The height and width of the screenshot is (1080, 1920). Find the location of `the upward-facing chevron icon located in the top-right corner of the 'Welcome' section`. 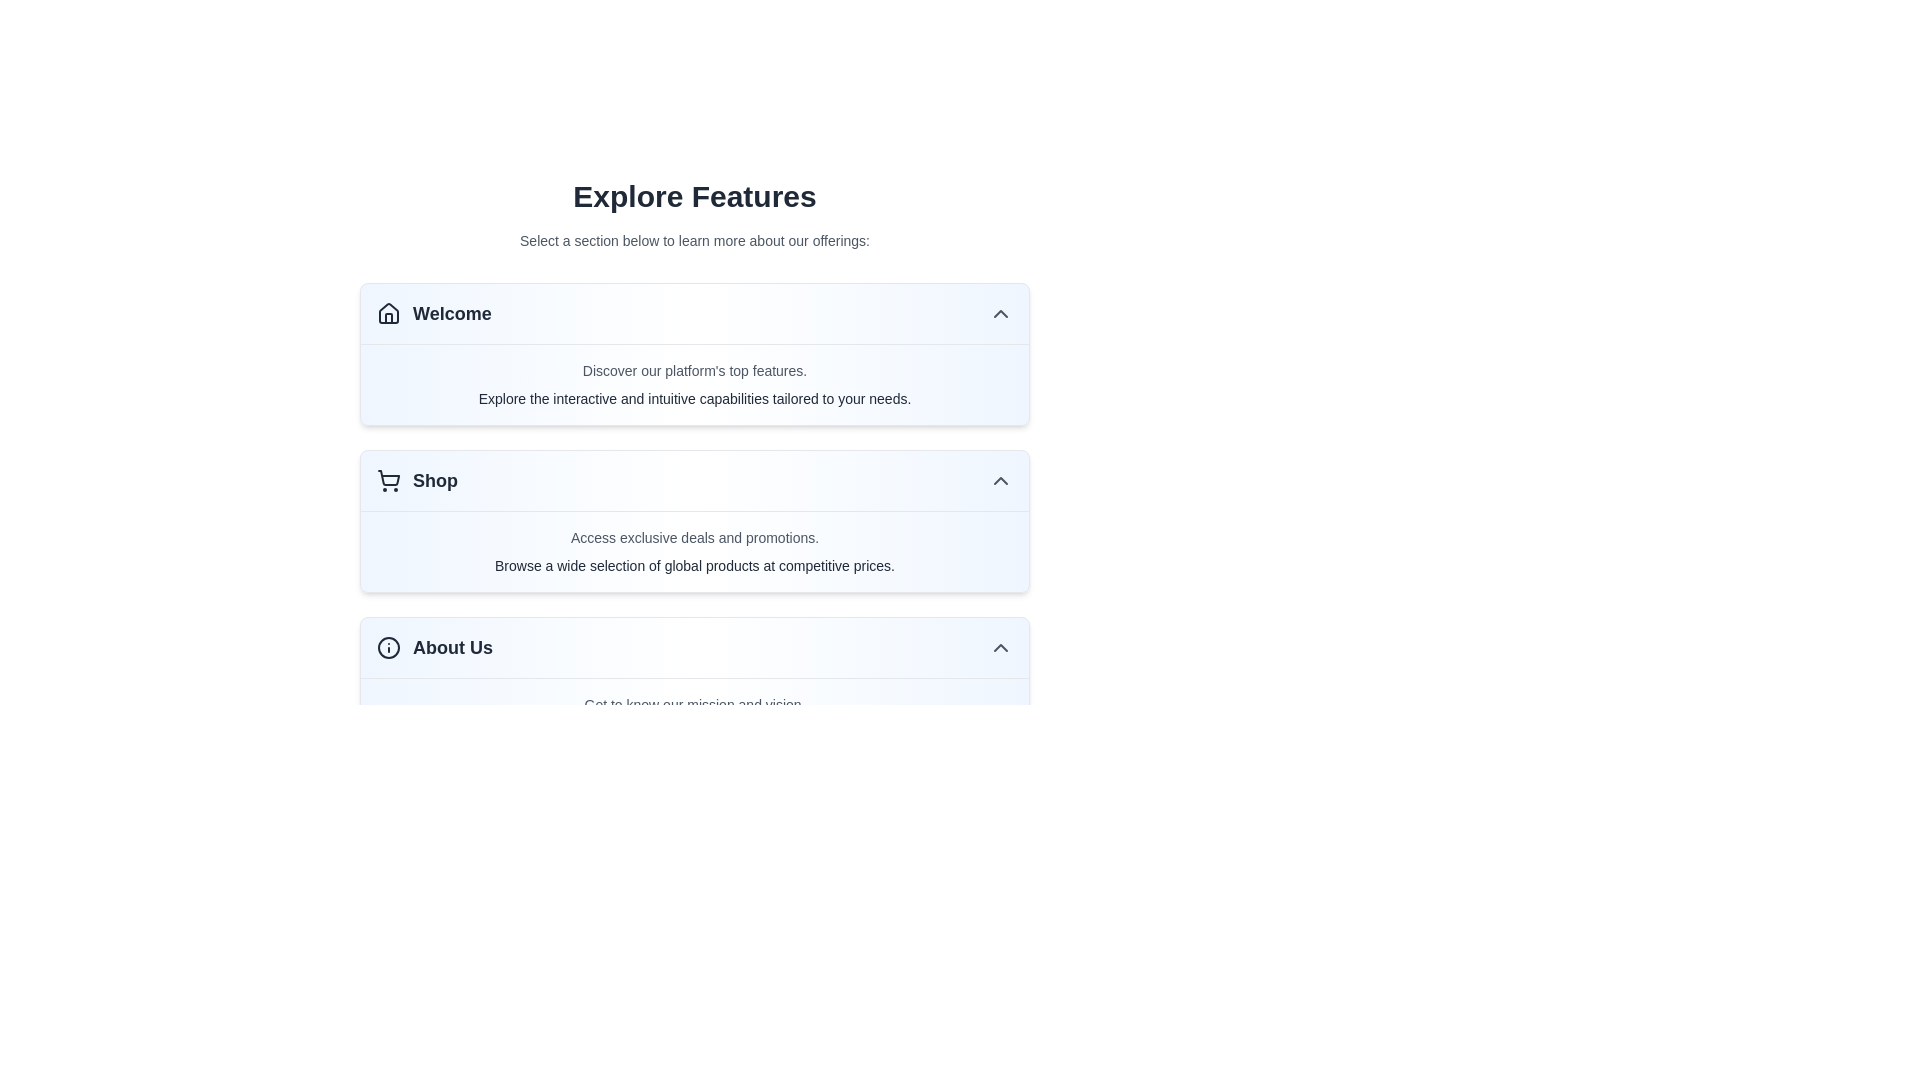

the upward-facing chevron icon located in the top-right corner of the 'Welcome' section is located at coordinates (1001, 313).